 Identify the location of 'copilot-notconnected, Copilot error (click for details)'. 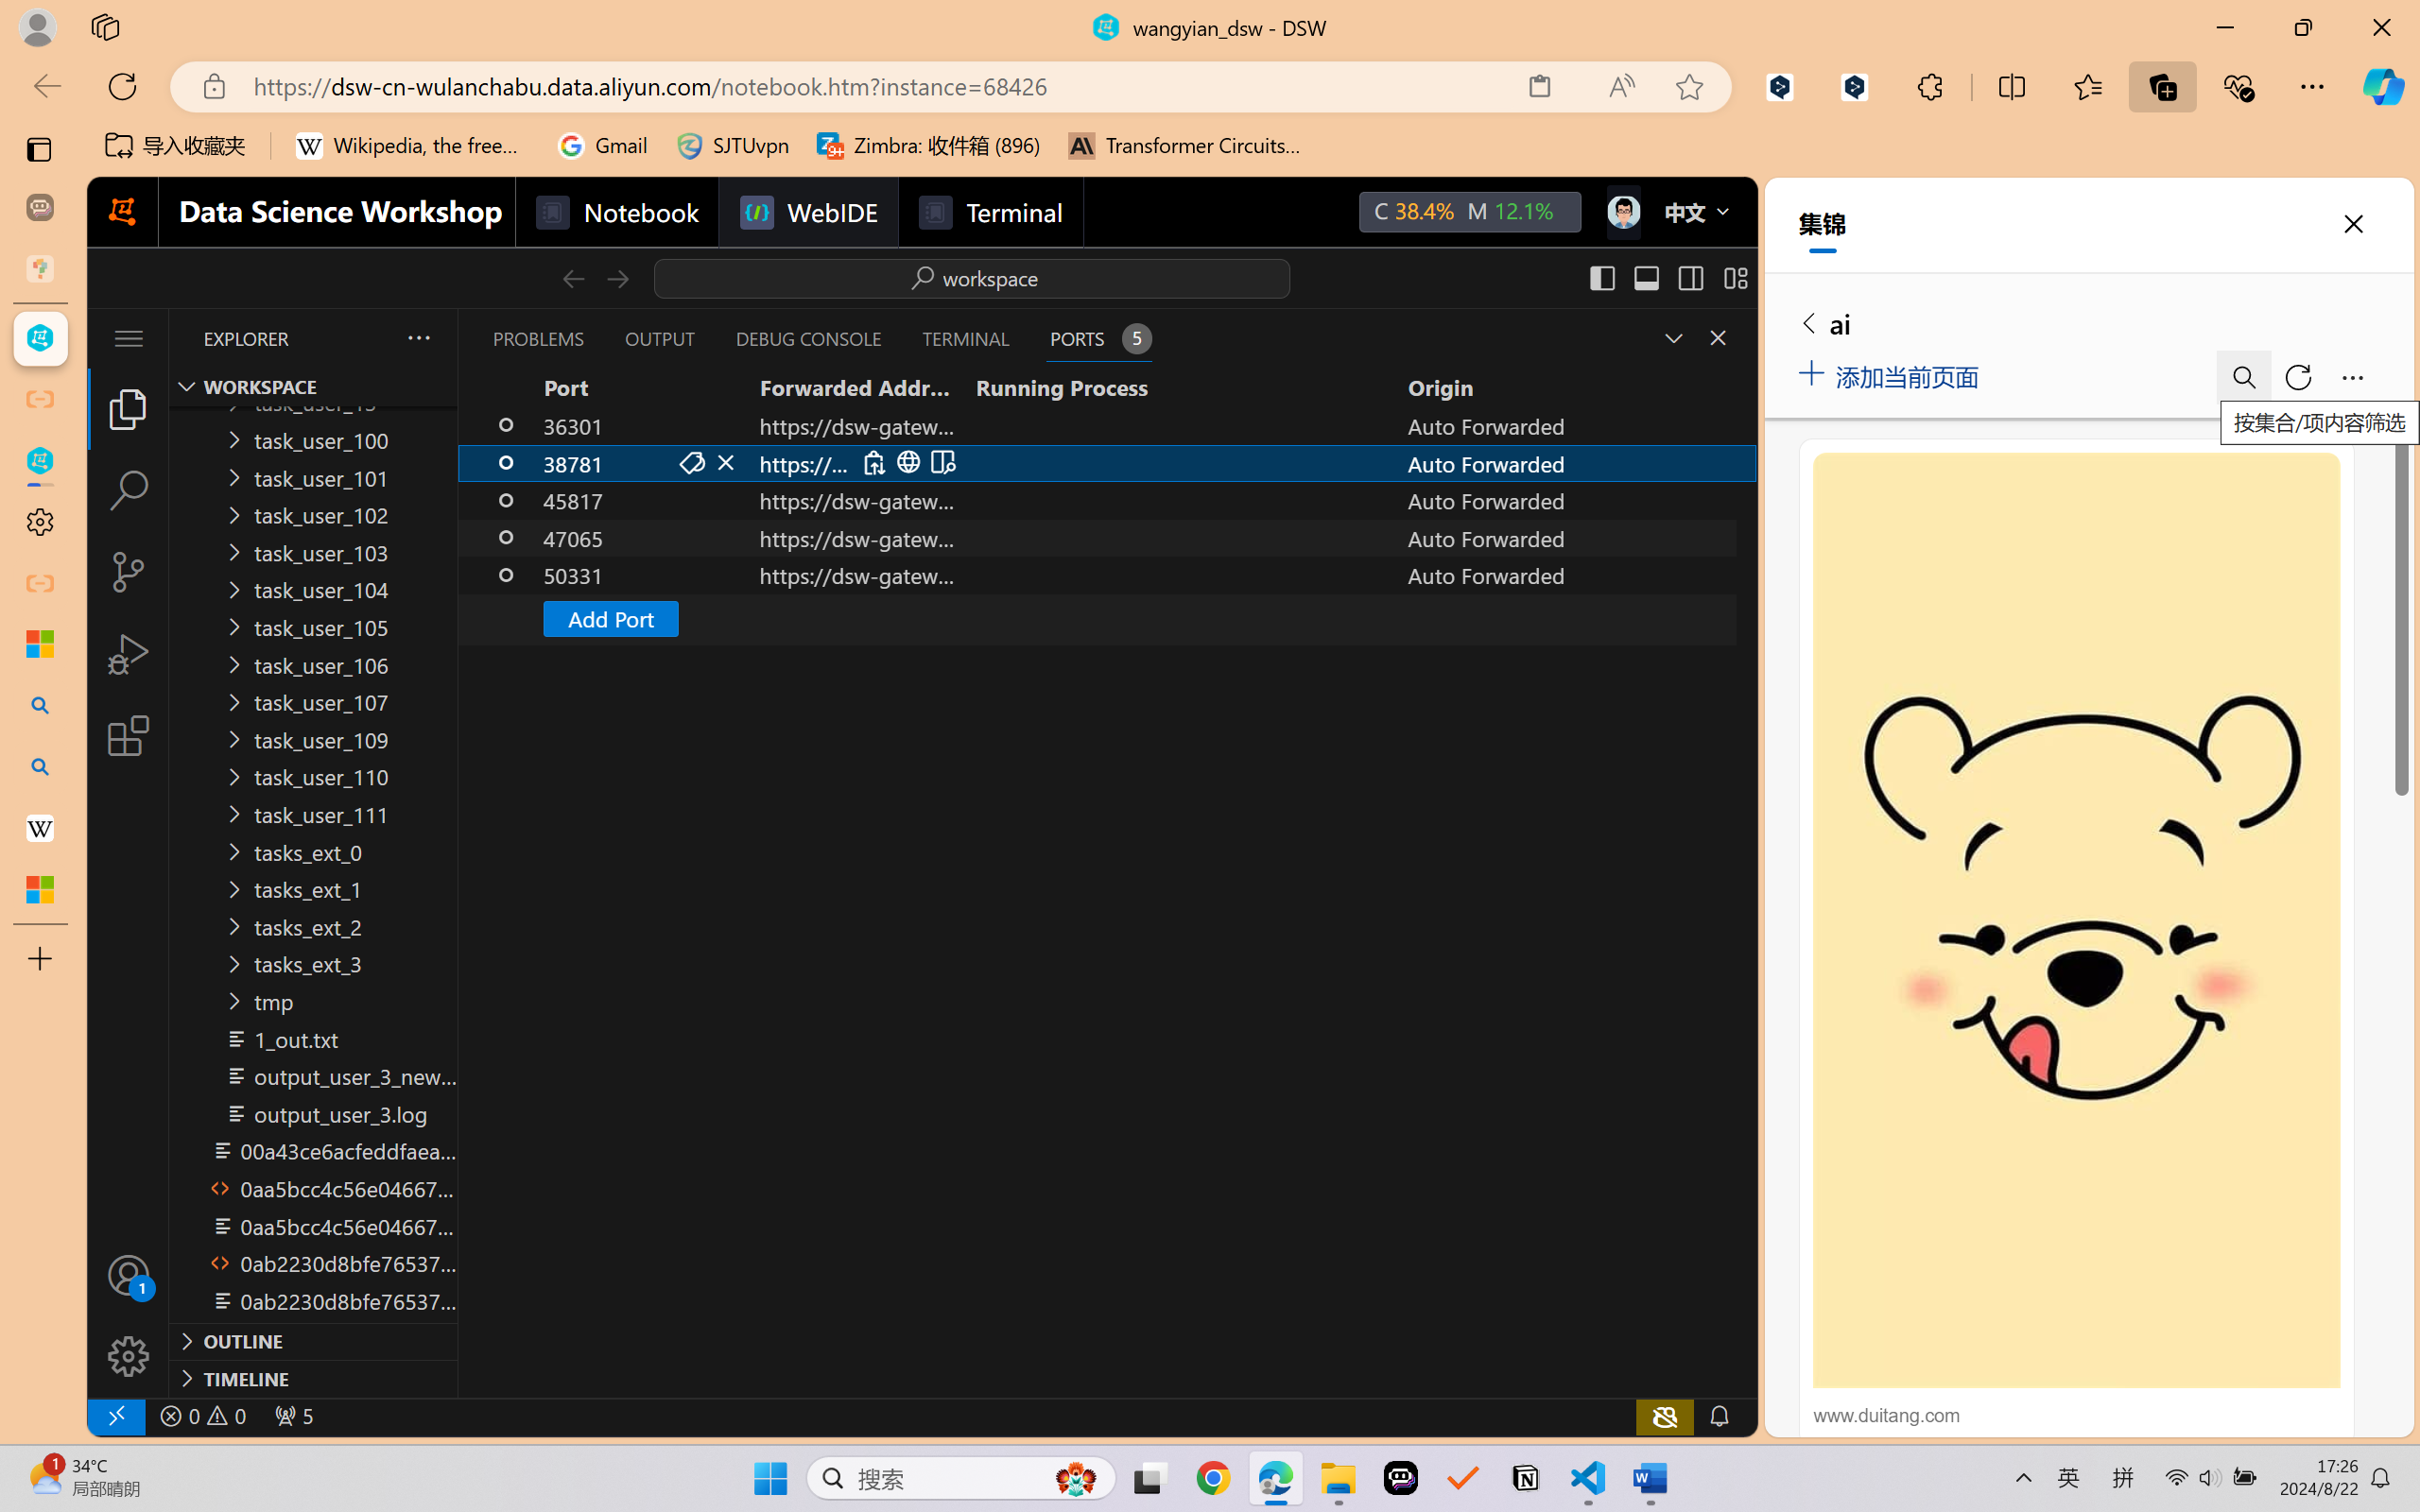
(1664, 1415).